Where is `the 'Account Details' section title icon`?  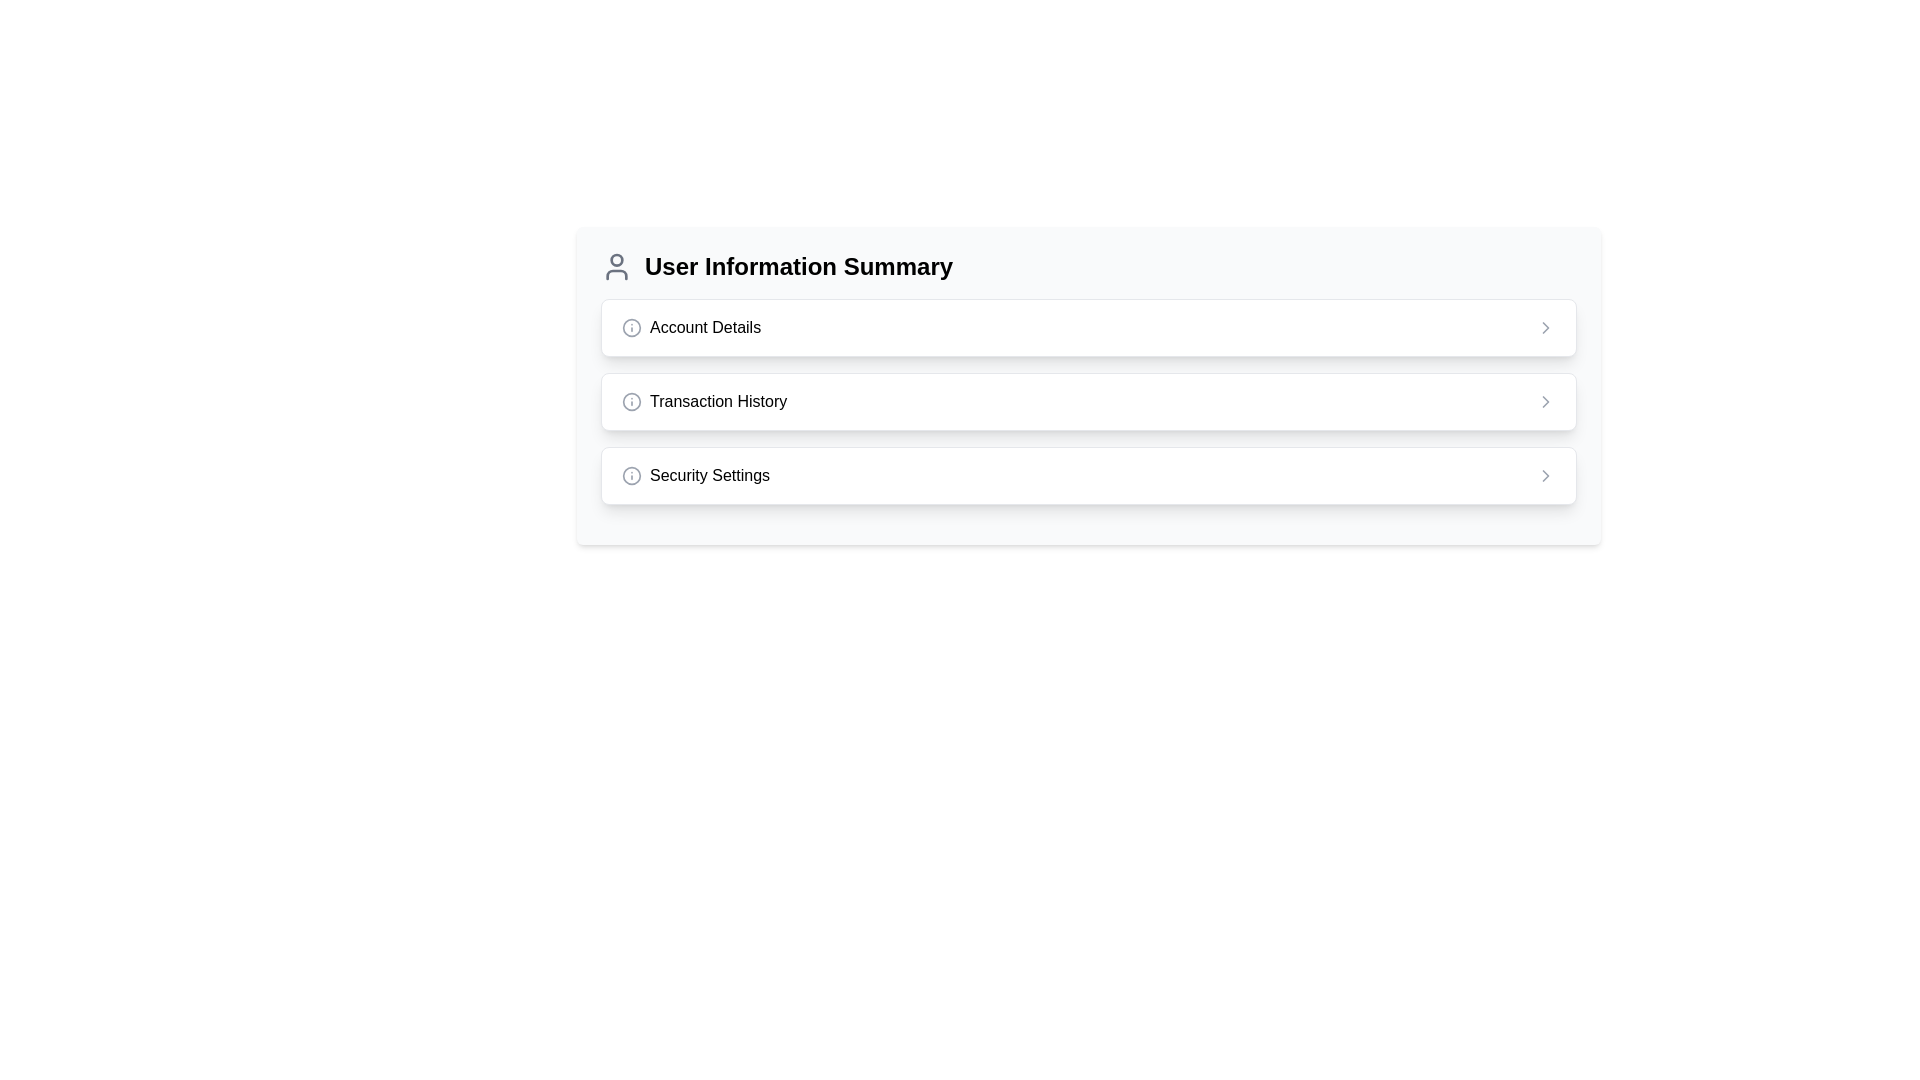
the 'Account Details' section title icon is located at coordinates (691, 326).